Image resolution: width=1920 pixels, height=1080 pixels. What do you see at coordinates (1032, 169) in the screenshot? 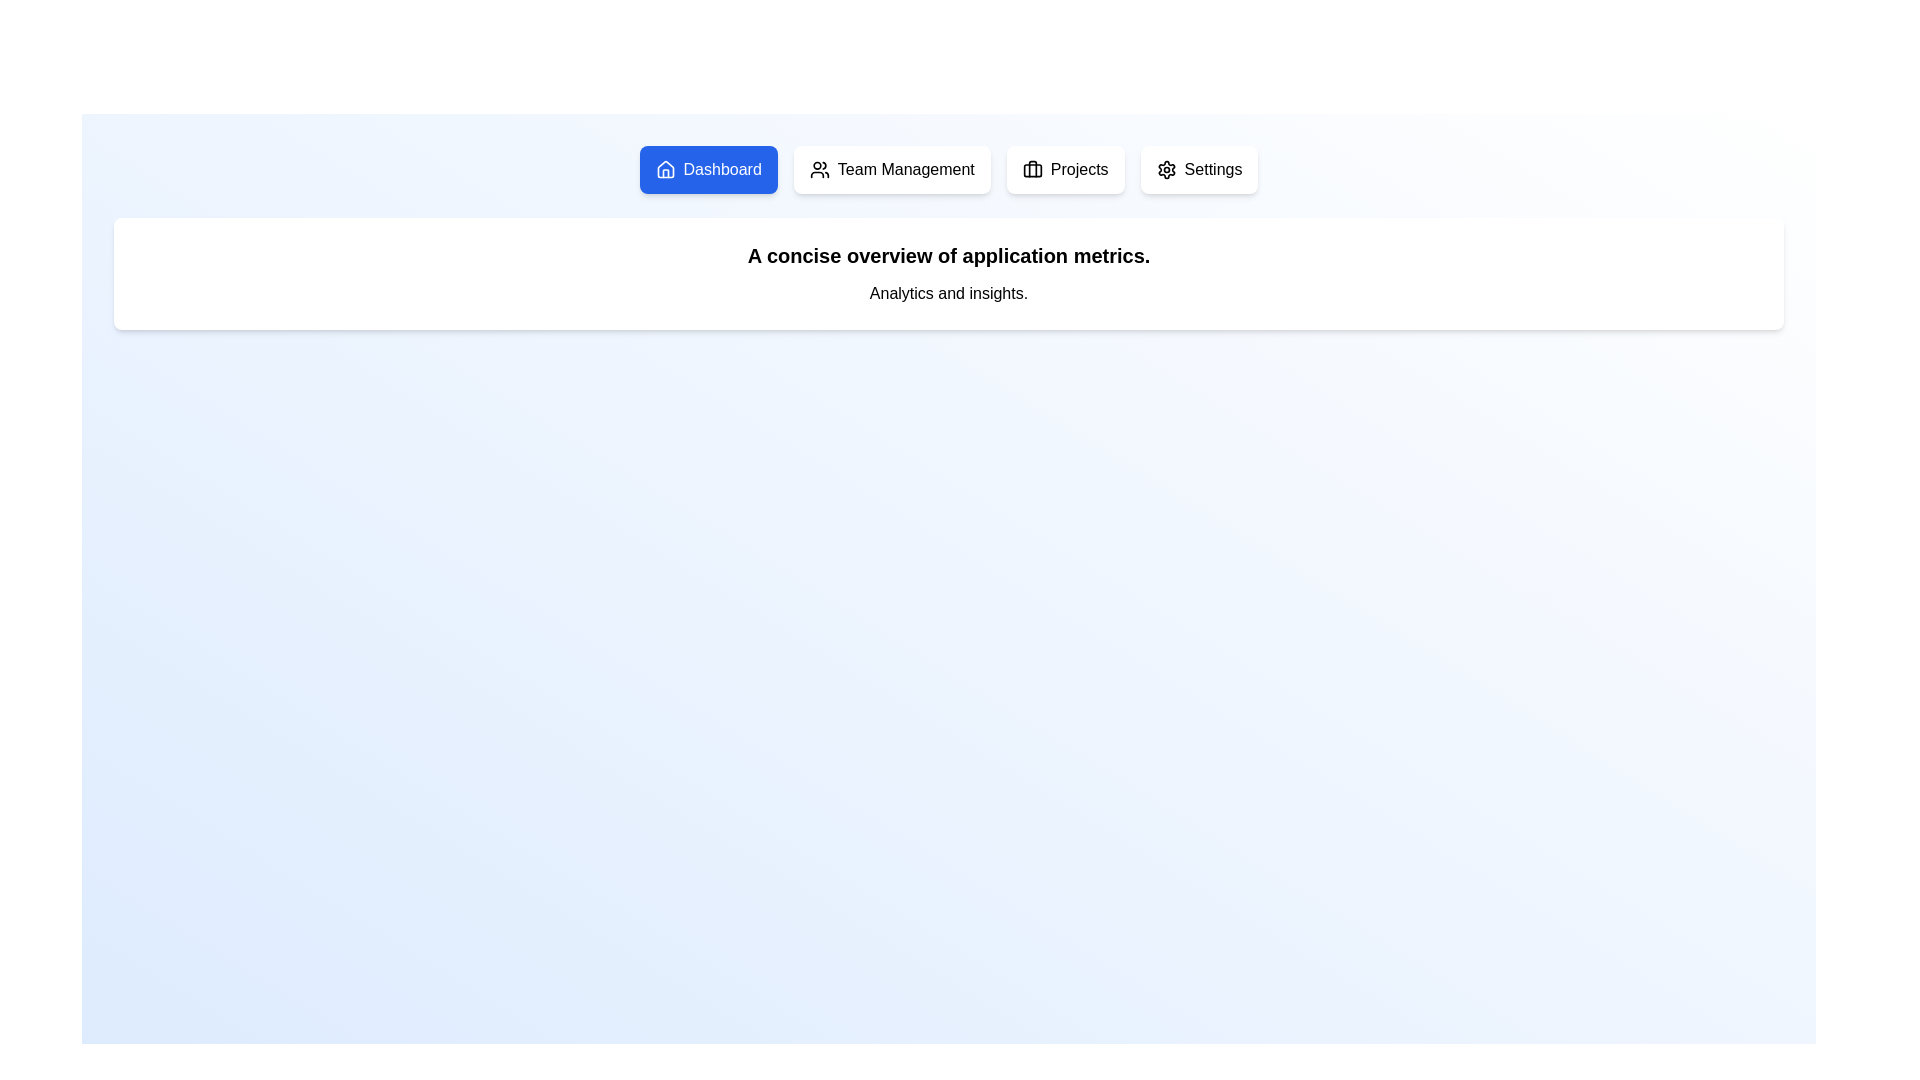
I see `the decorative rounded rectangle shape that is the back of the briefcase icon, which is the third element from the left in the navigation bar at the top` at bounding box center [1032, 169].